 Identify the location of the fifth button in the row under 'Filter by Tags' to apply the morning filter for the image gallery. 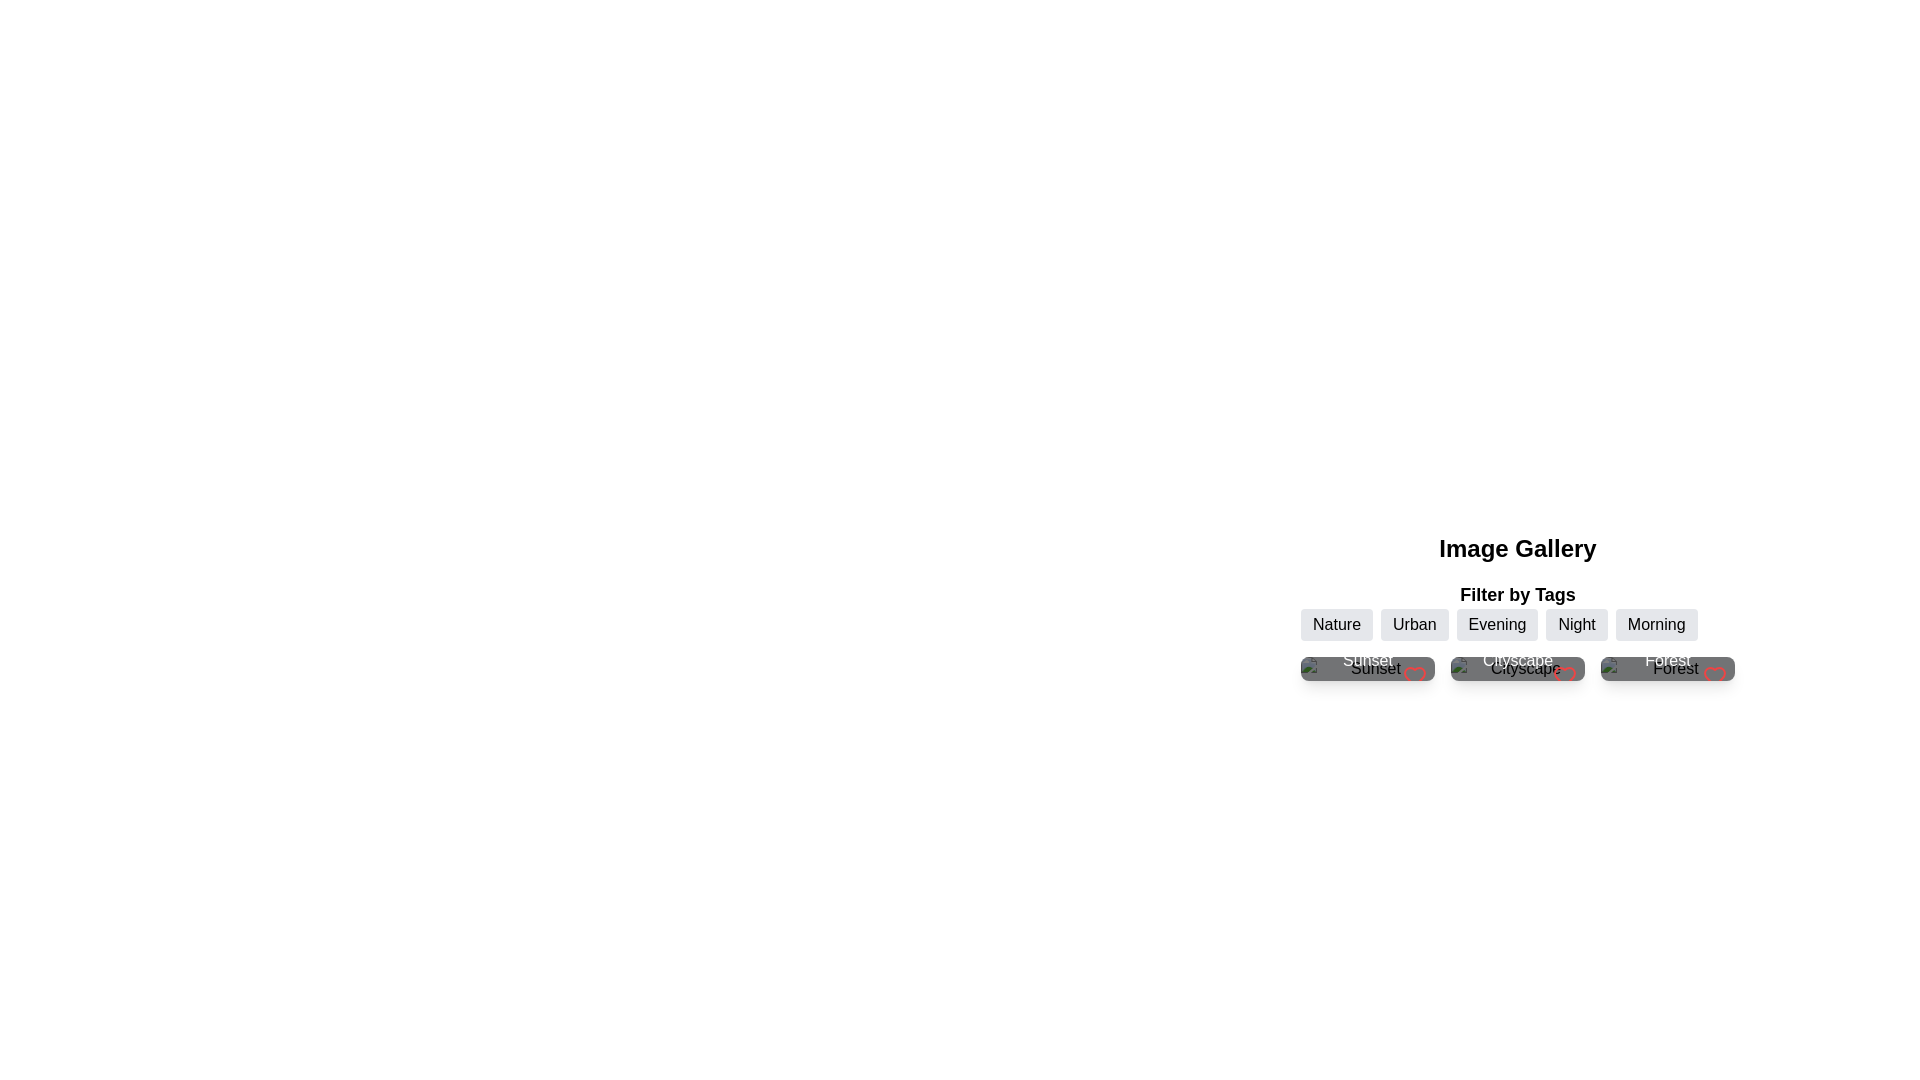
(1656, 623).